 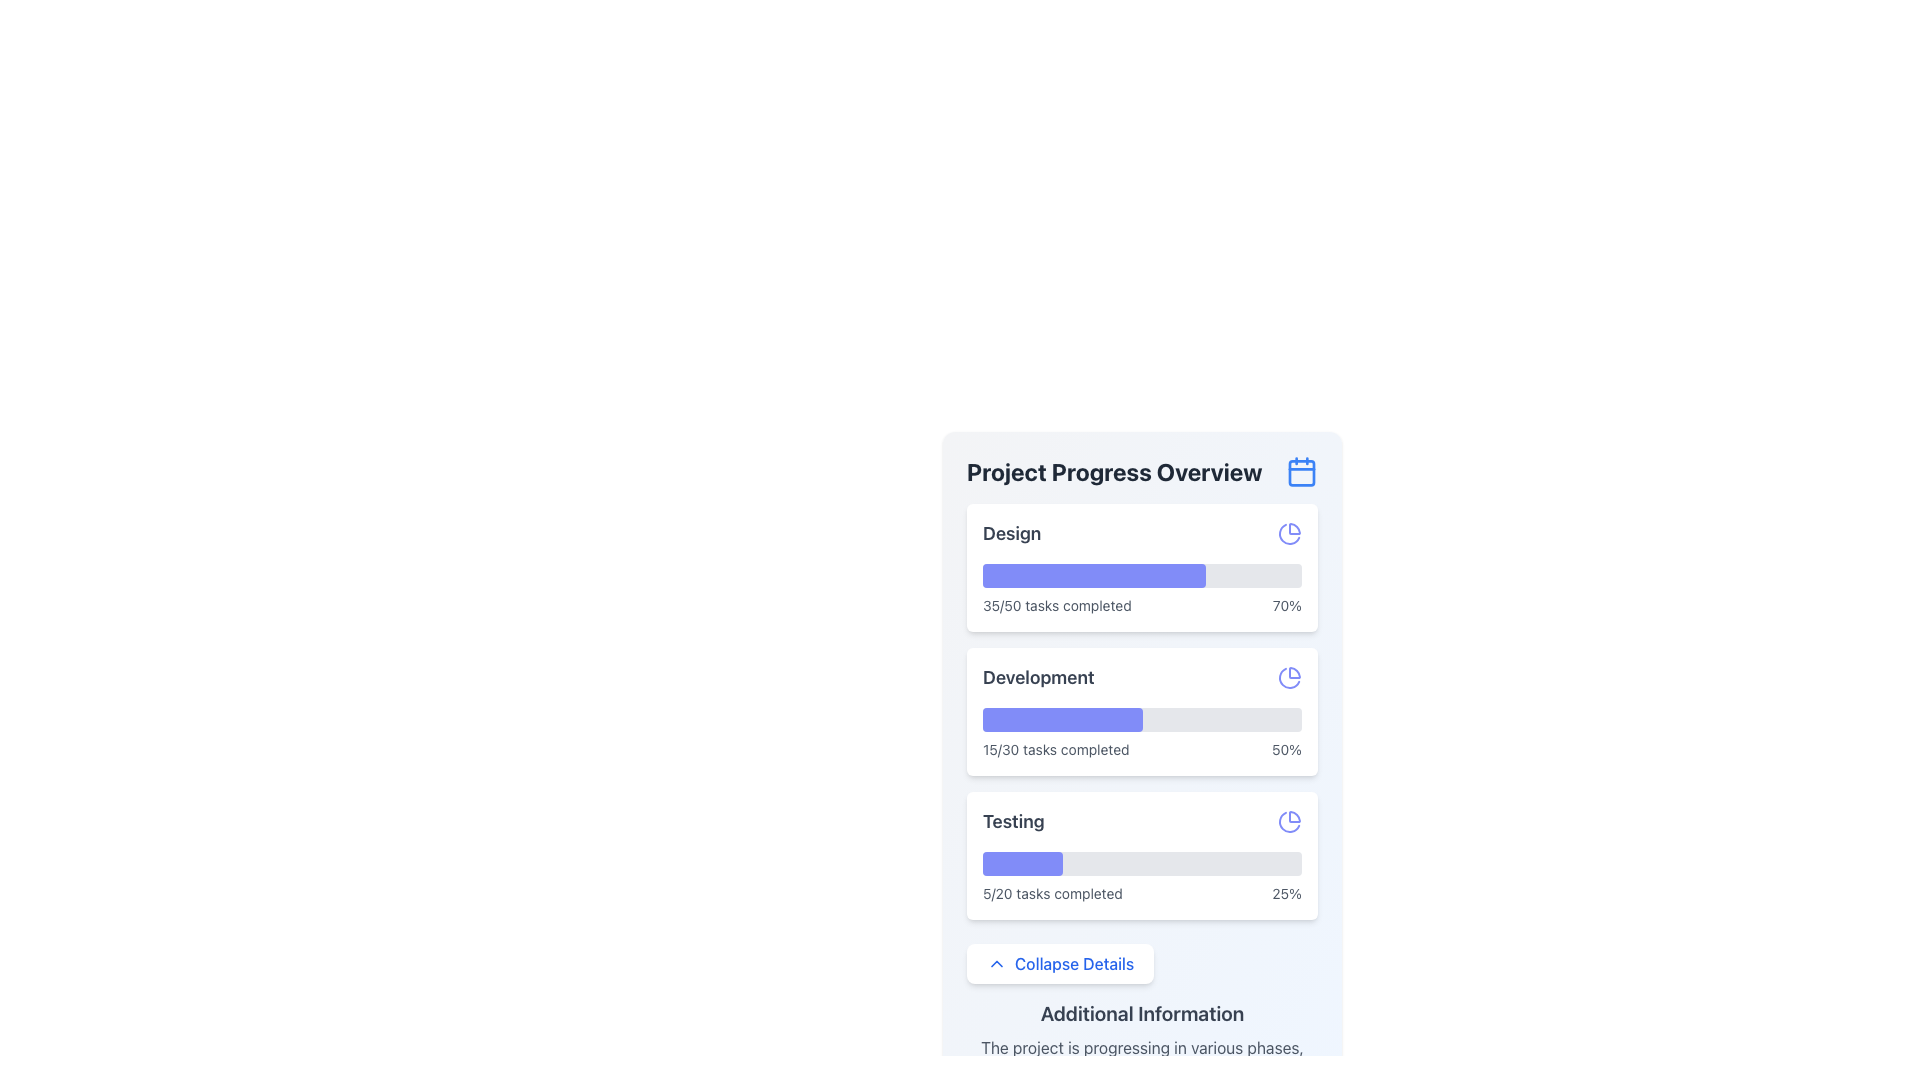 What do you see at coordinates (1038, 677) in the screenshot?
I see `the text label displaying 'Development' in bold gray font, located in the upper-middle section of the page` at bounding box center [1038, 677].